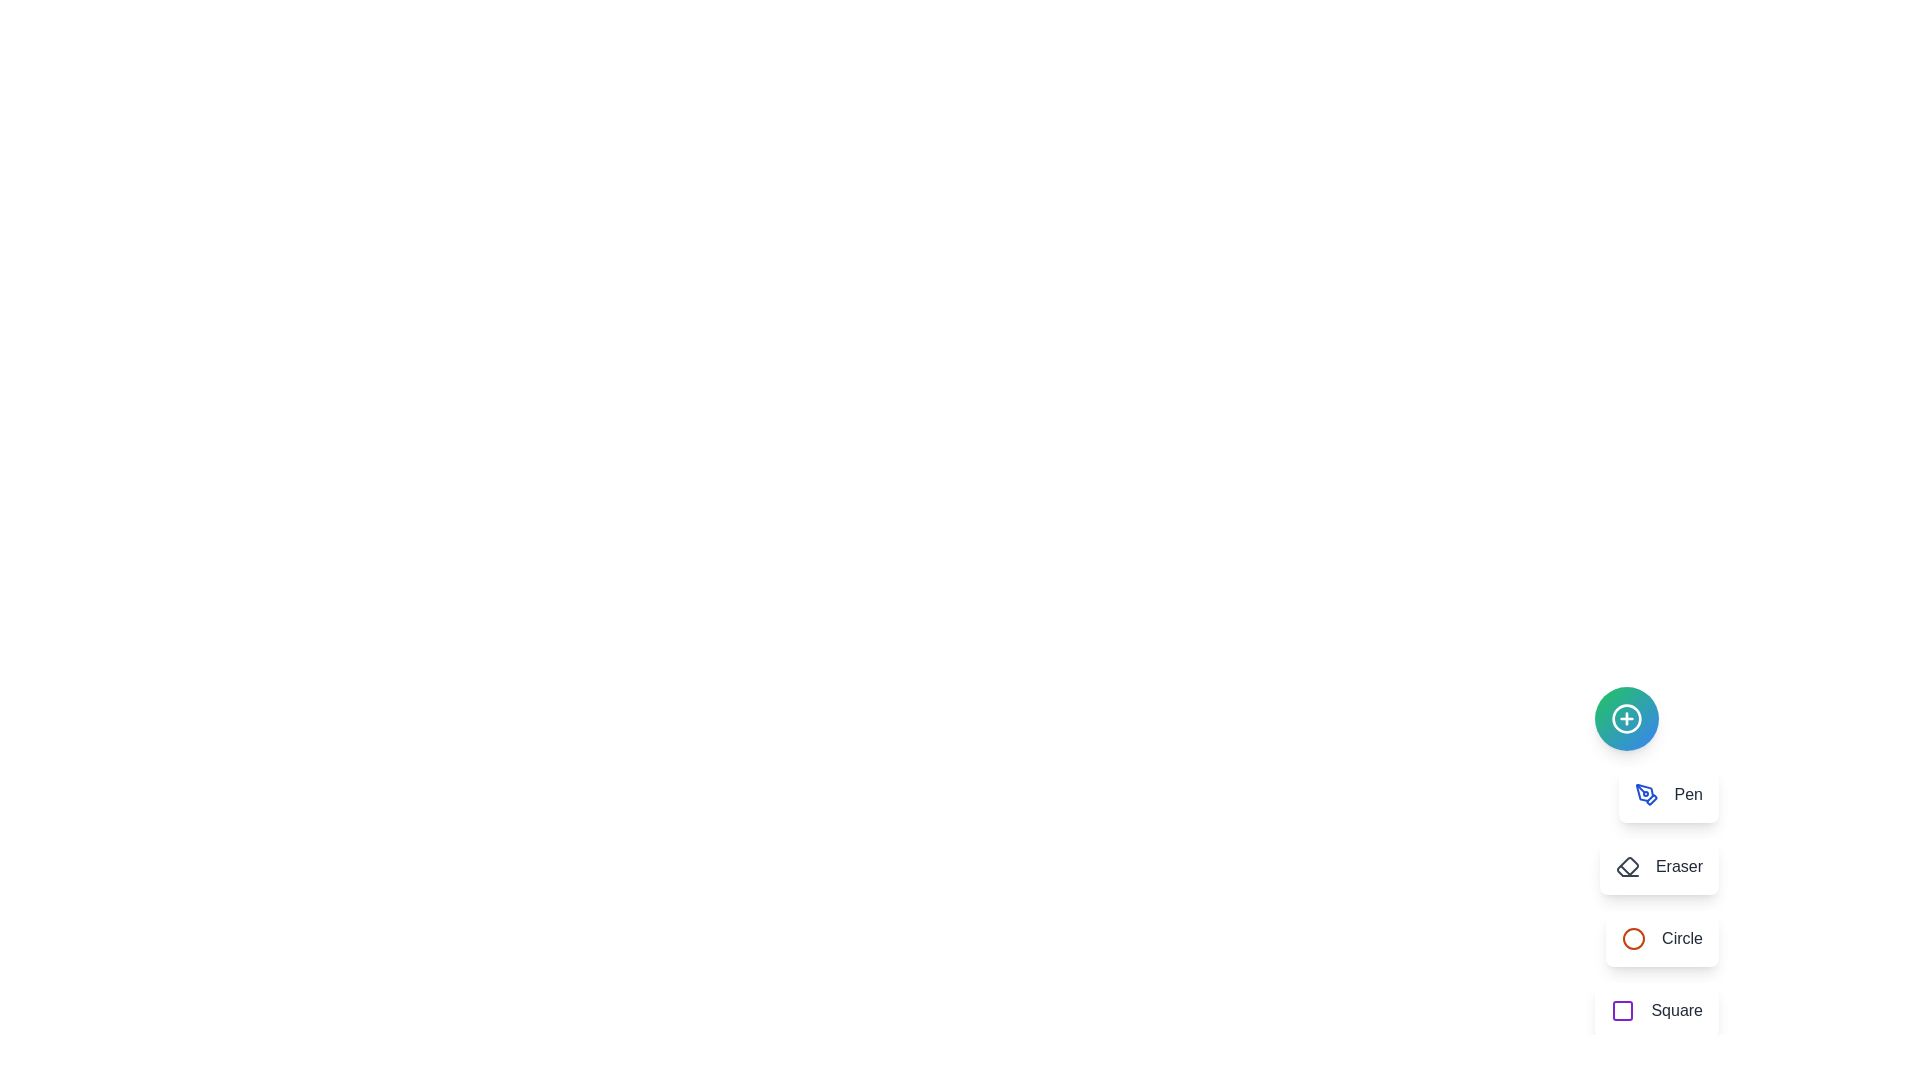 The height and width of the screenshot is (1080, 1920). I want to click on the tool menu item labeled Circle to see its animation, so click(1661, 938).